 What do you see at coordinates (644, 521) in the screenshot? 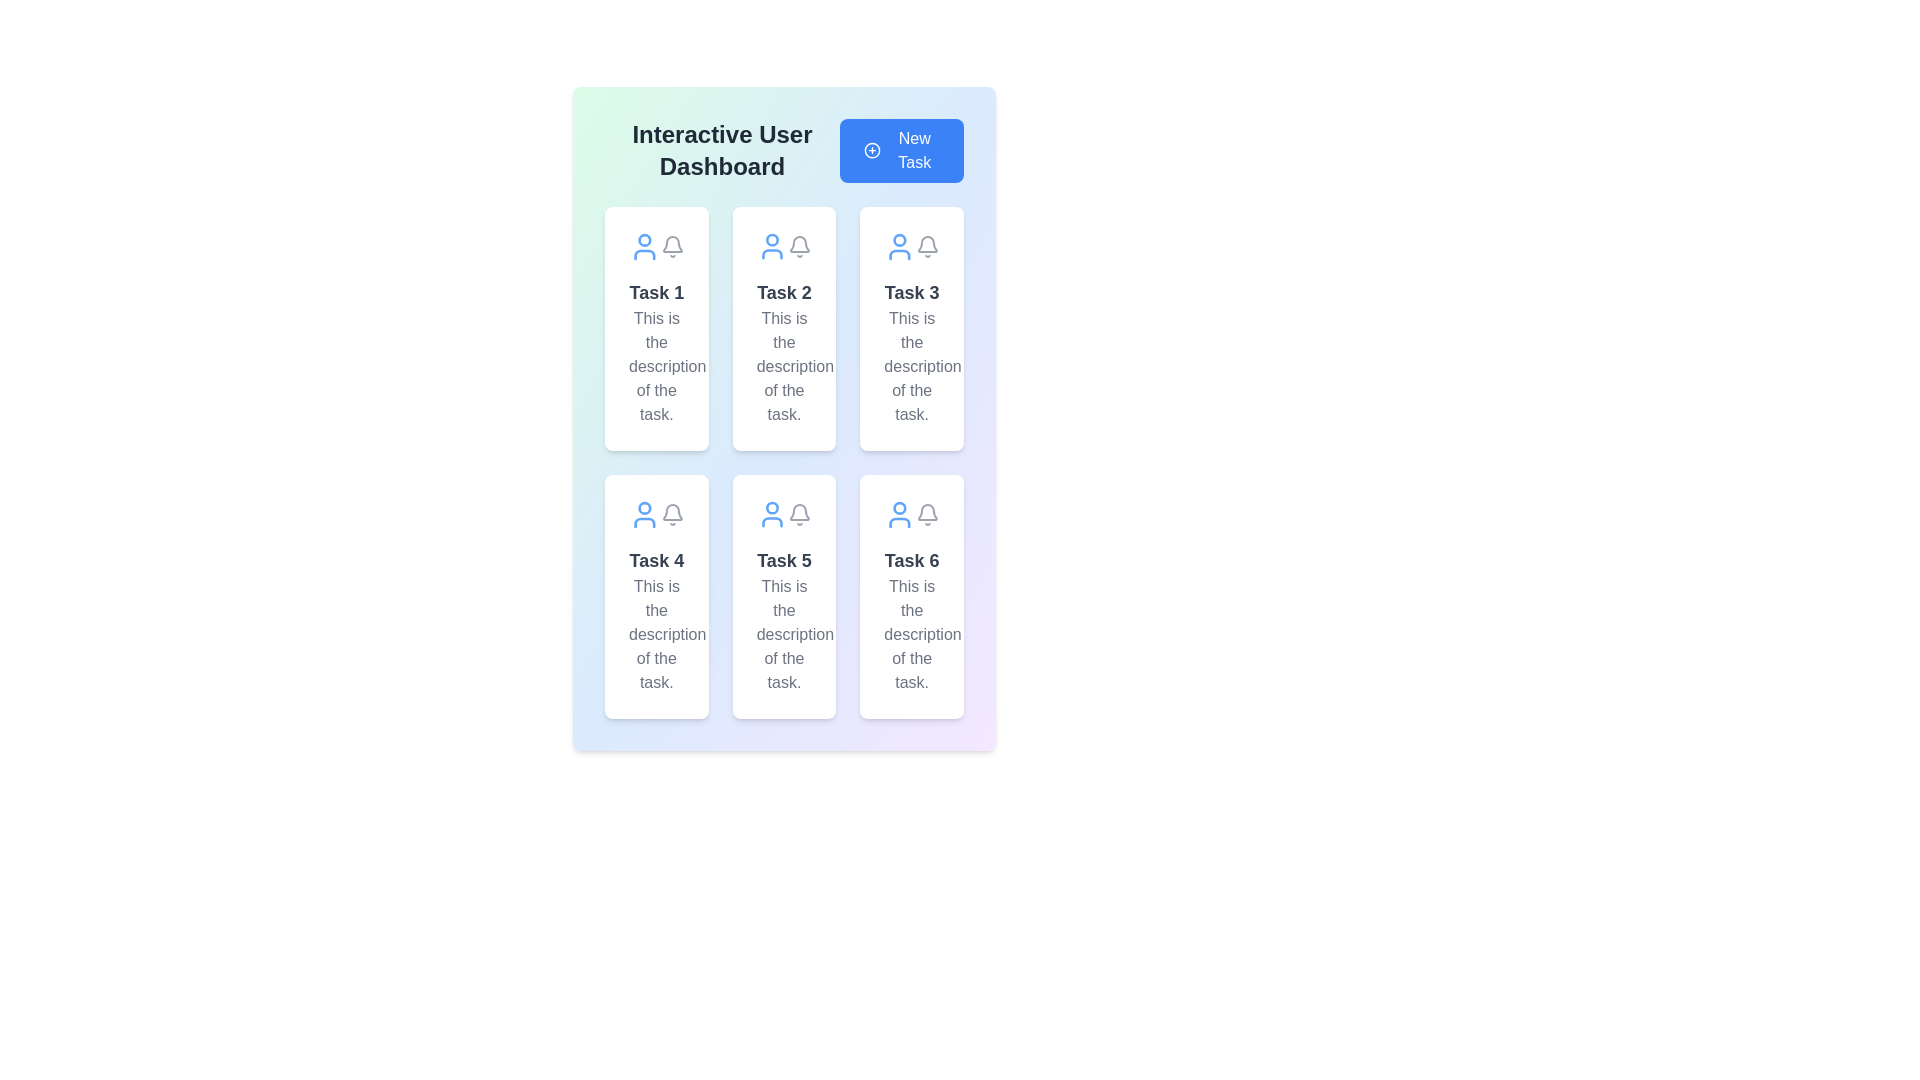
I see `the torso or shoulders component of the user profile icon in the first card of the second row labeled 'Task 4'` at bounding box center [644, 521].